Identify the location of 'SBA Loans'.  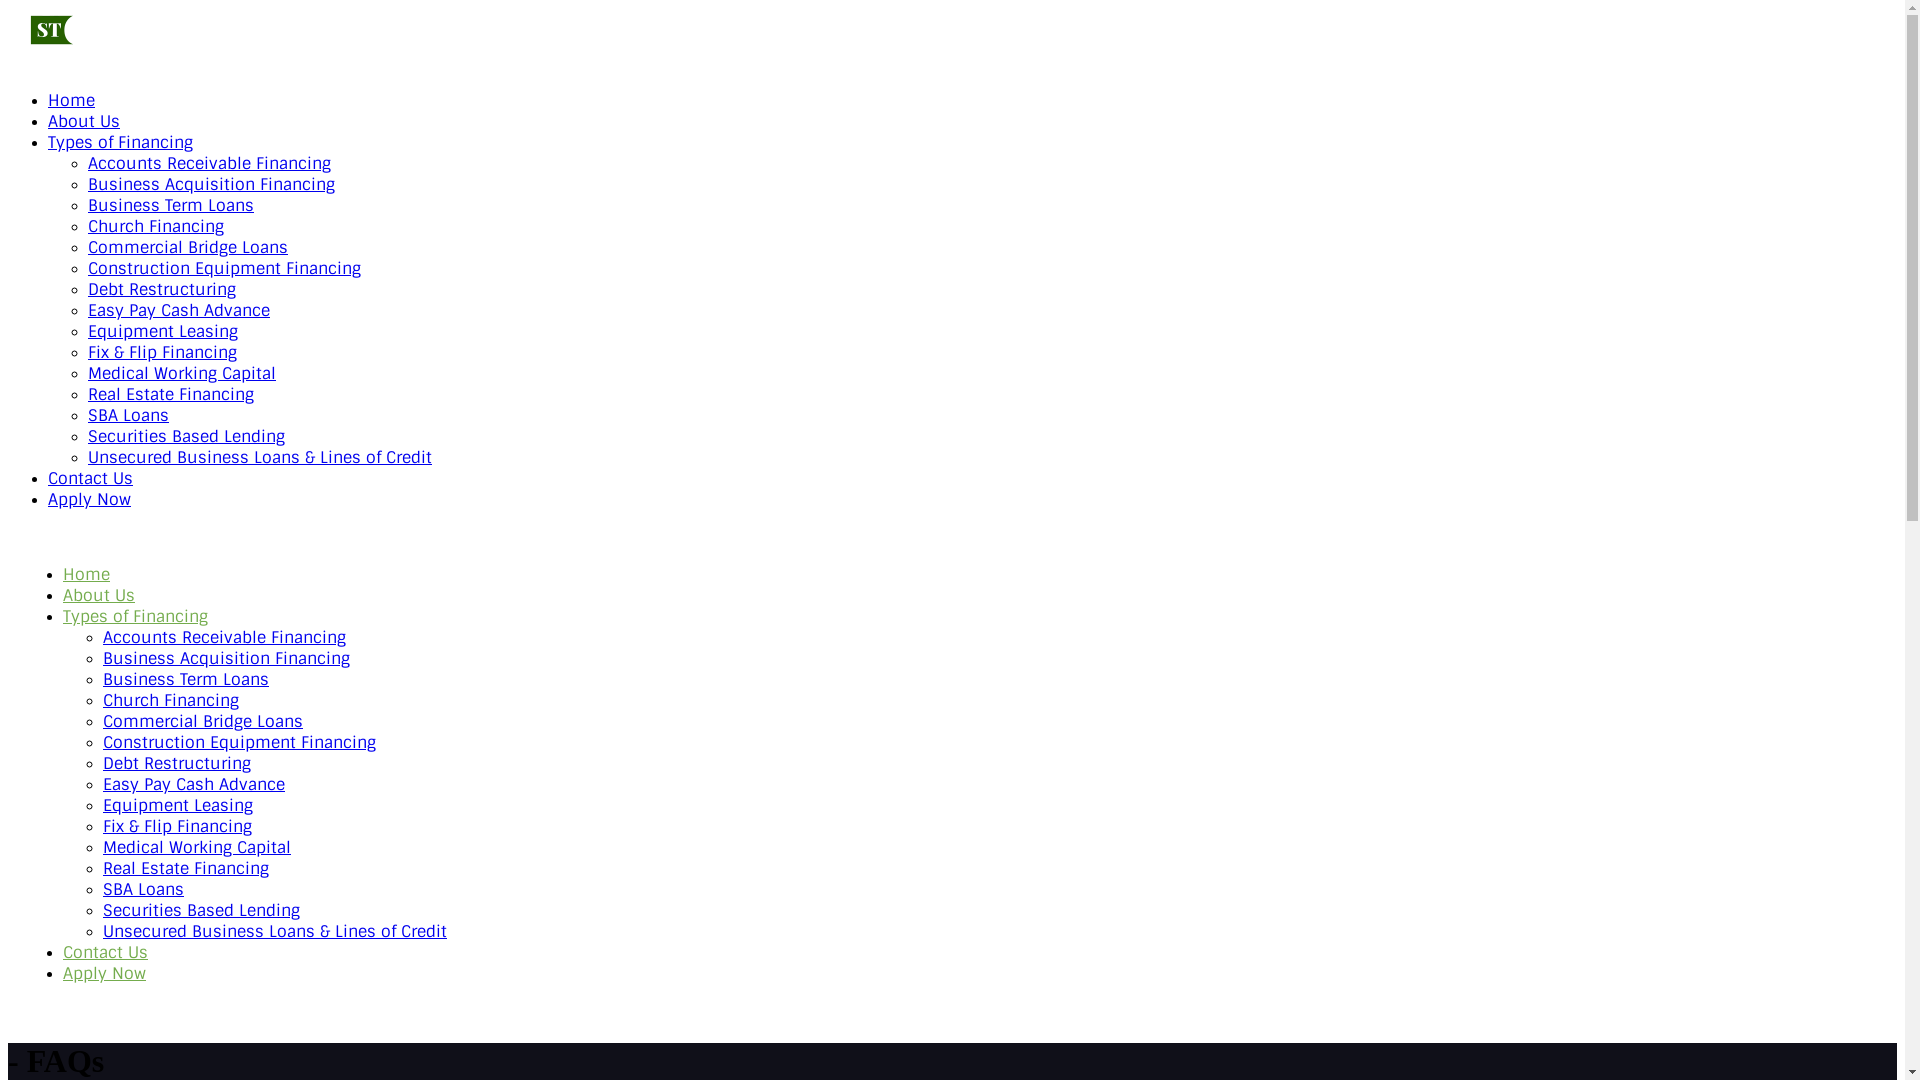
(86, 414).